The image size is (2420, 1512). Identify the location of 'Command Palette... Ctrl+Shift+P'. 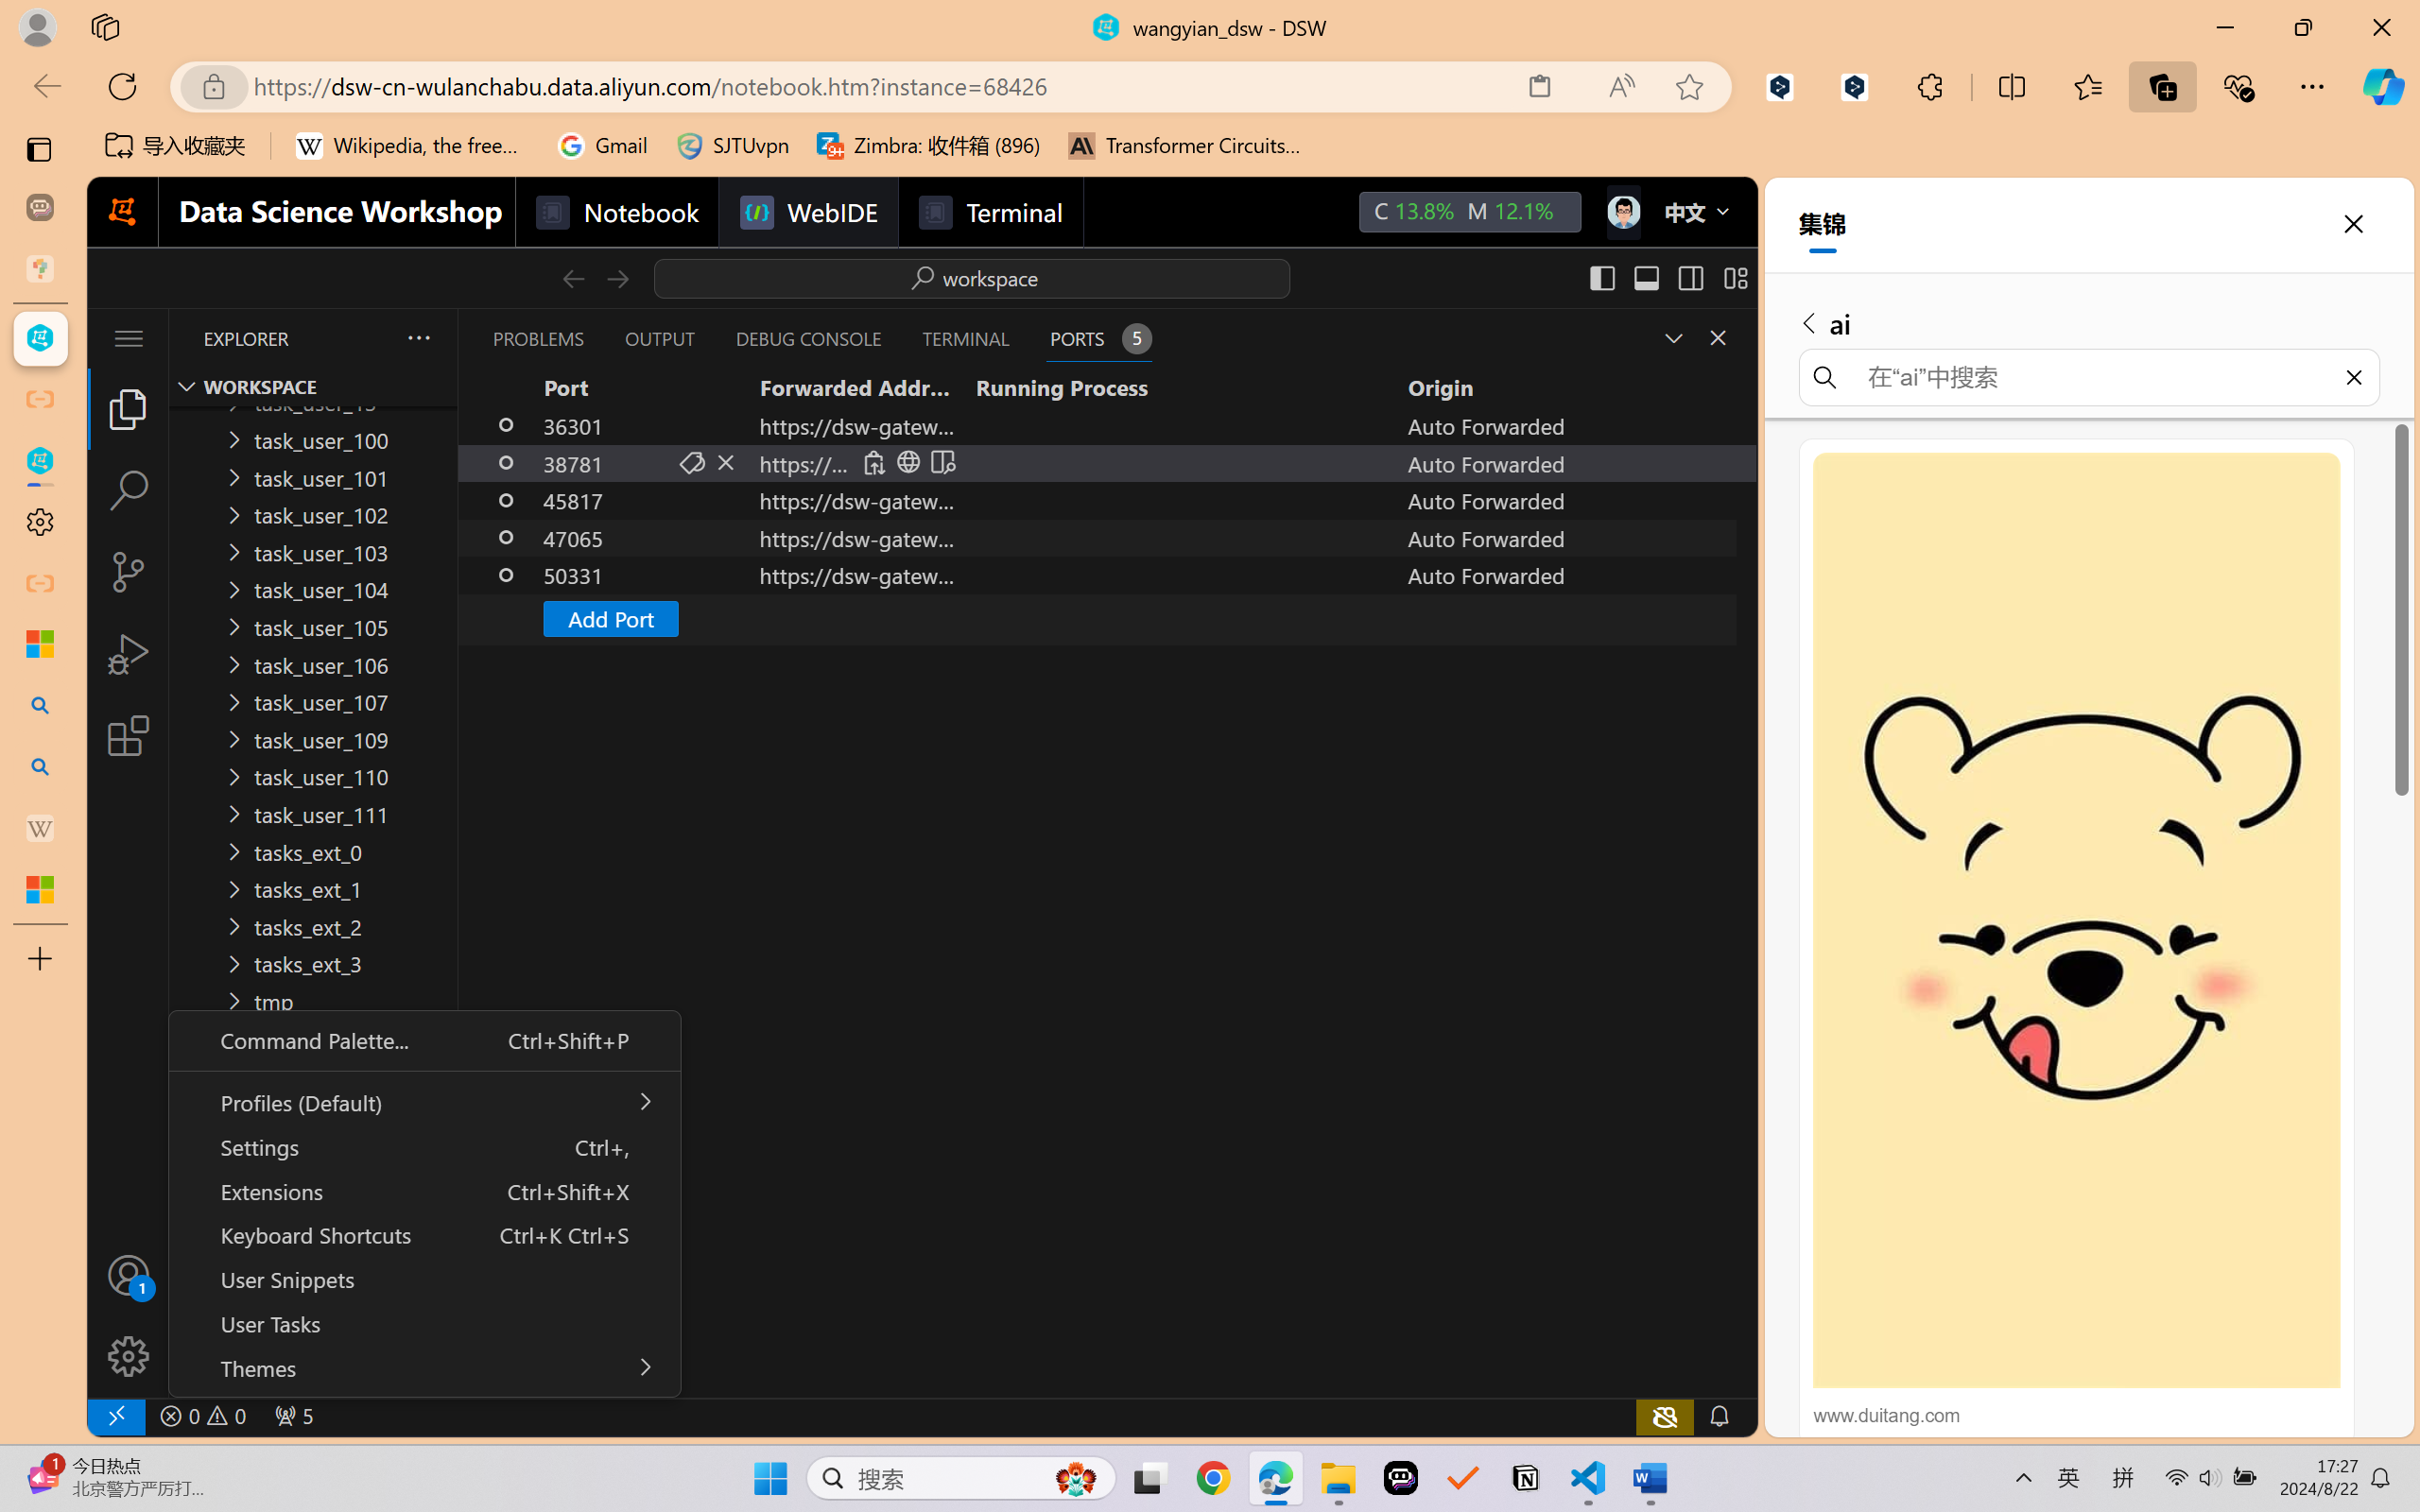
(423, 1040).